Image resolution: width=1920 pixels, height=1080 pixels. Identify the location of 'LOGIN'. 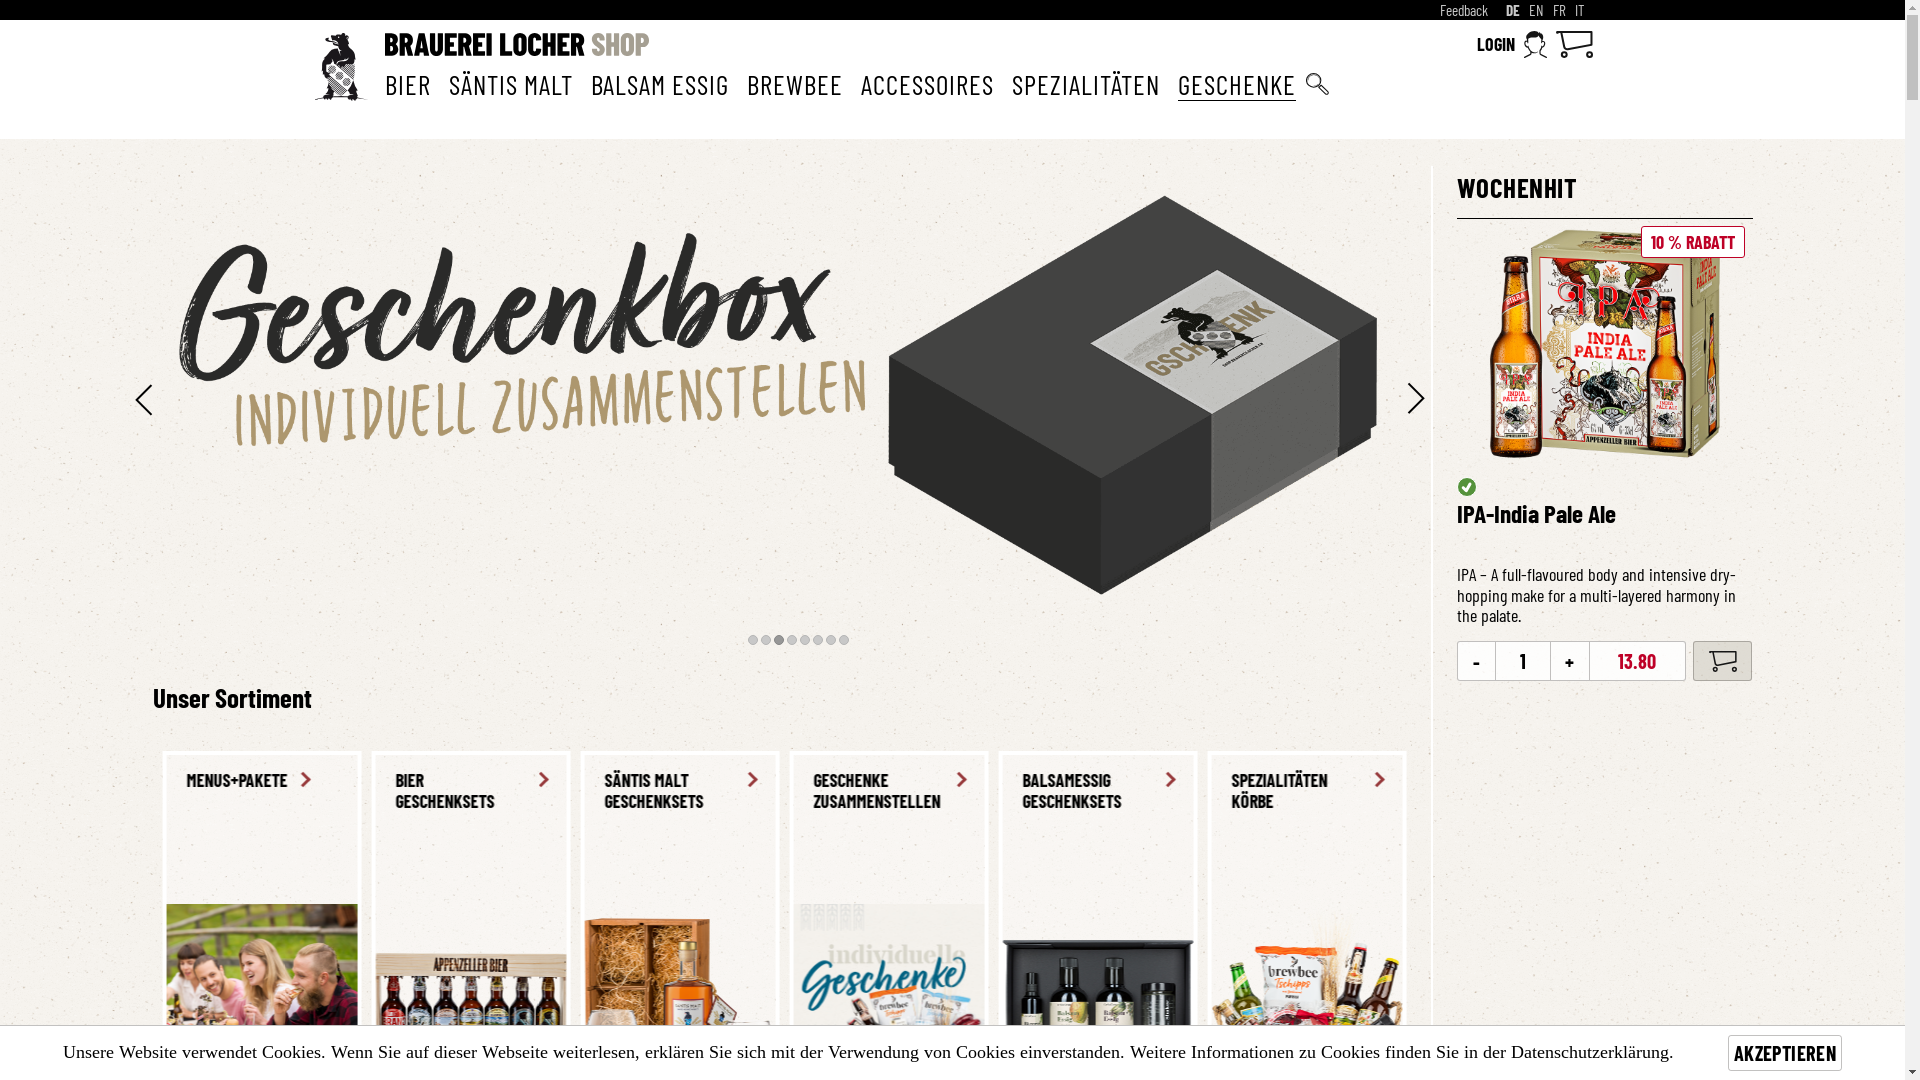
(1511, 44).